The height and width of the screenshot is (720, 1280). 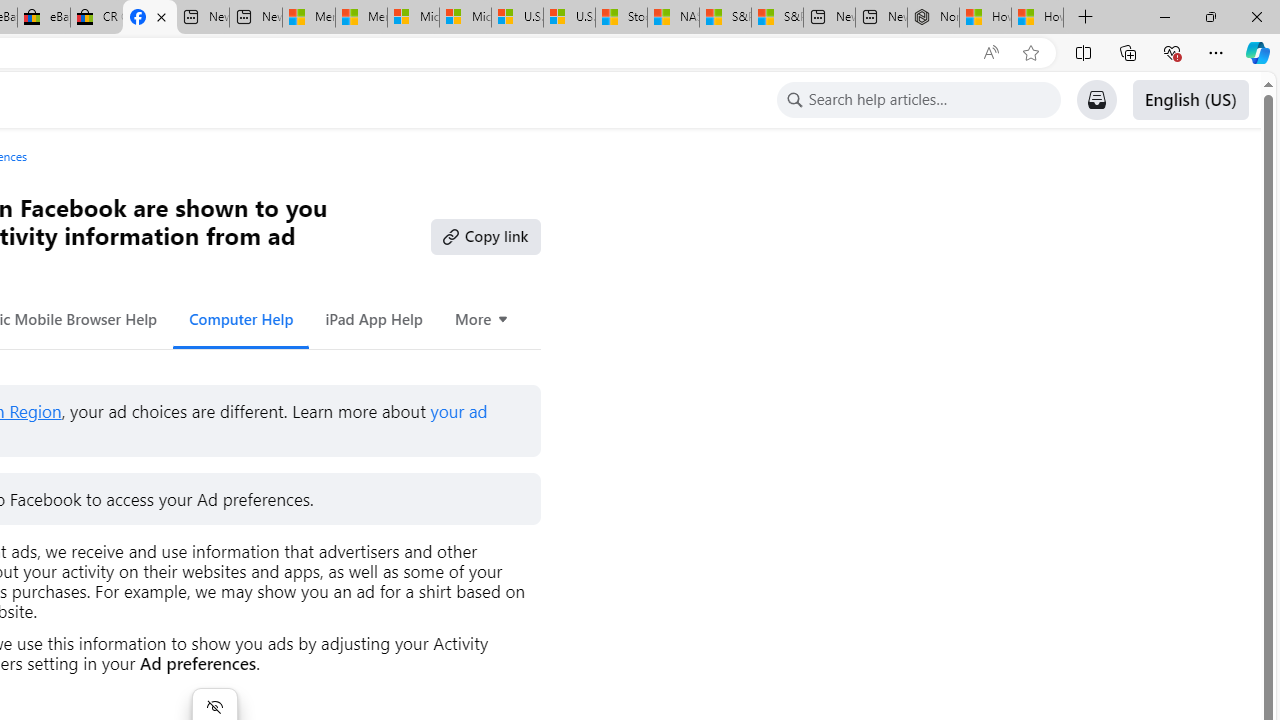 I want to click on 'eBay Inc. Reports Third Quarter 2023 Results', so click(x=44, y=17).